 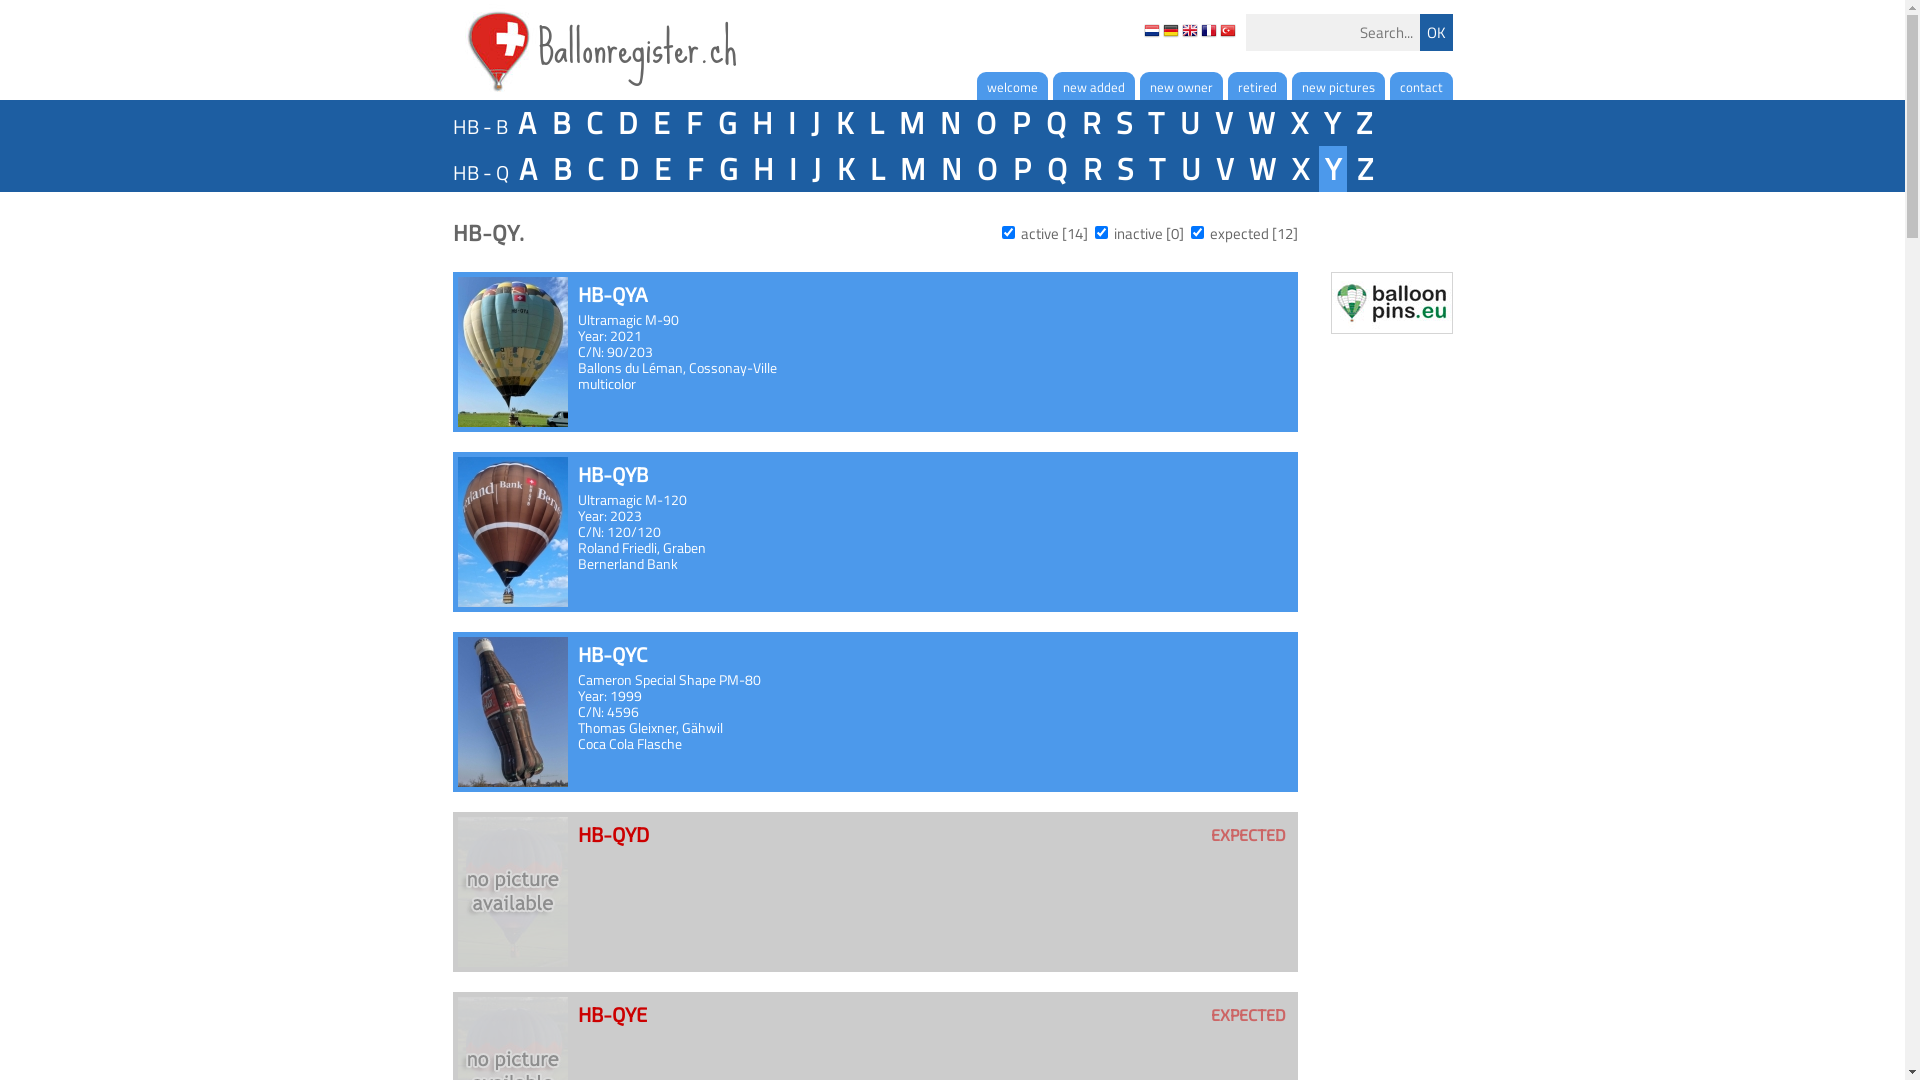 I want to click on 'J', so click(x=814, y=123).